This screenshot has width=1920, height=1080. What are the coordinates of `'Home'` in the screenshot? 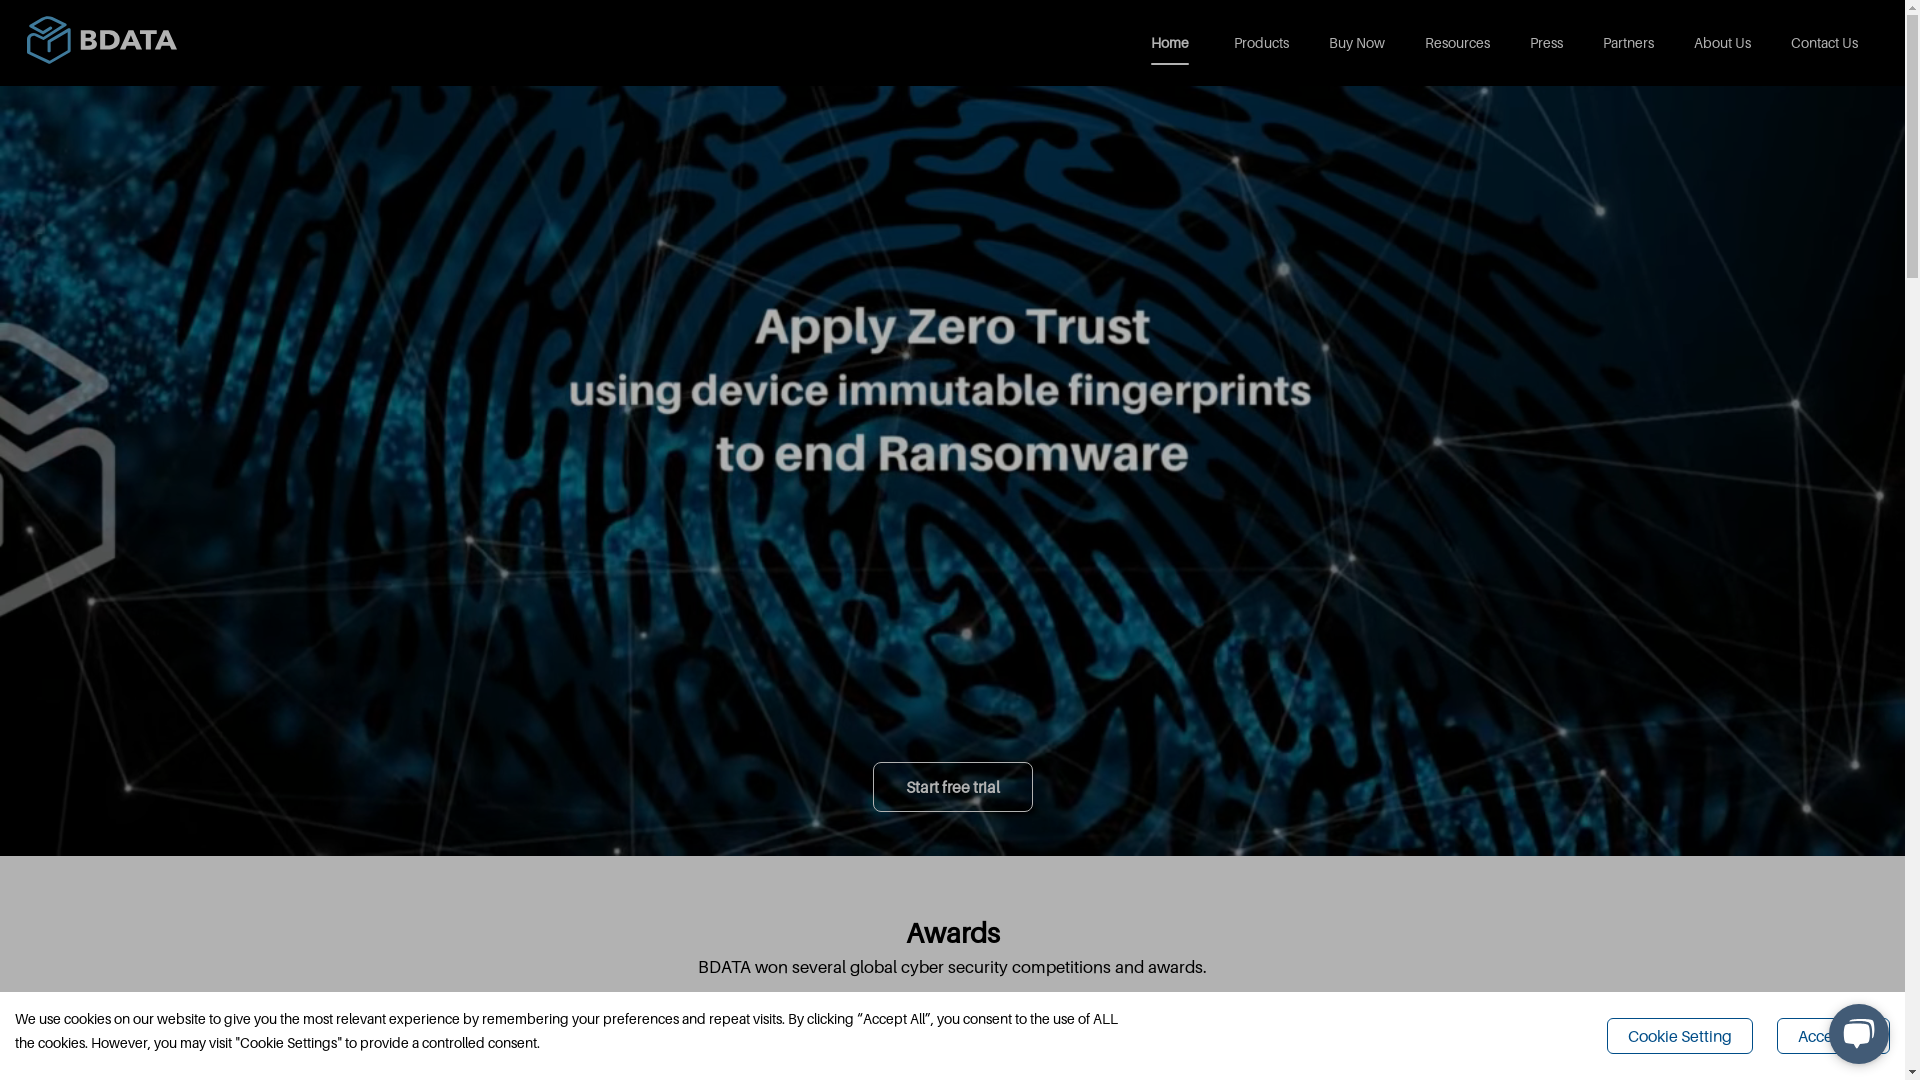 It's located at (1172, 42).